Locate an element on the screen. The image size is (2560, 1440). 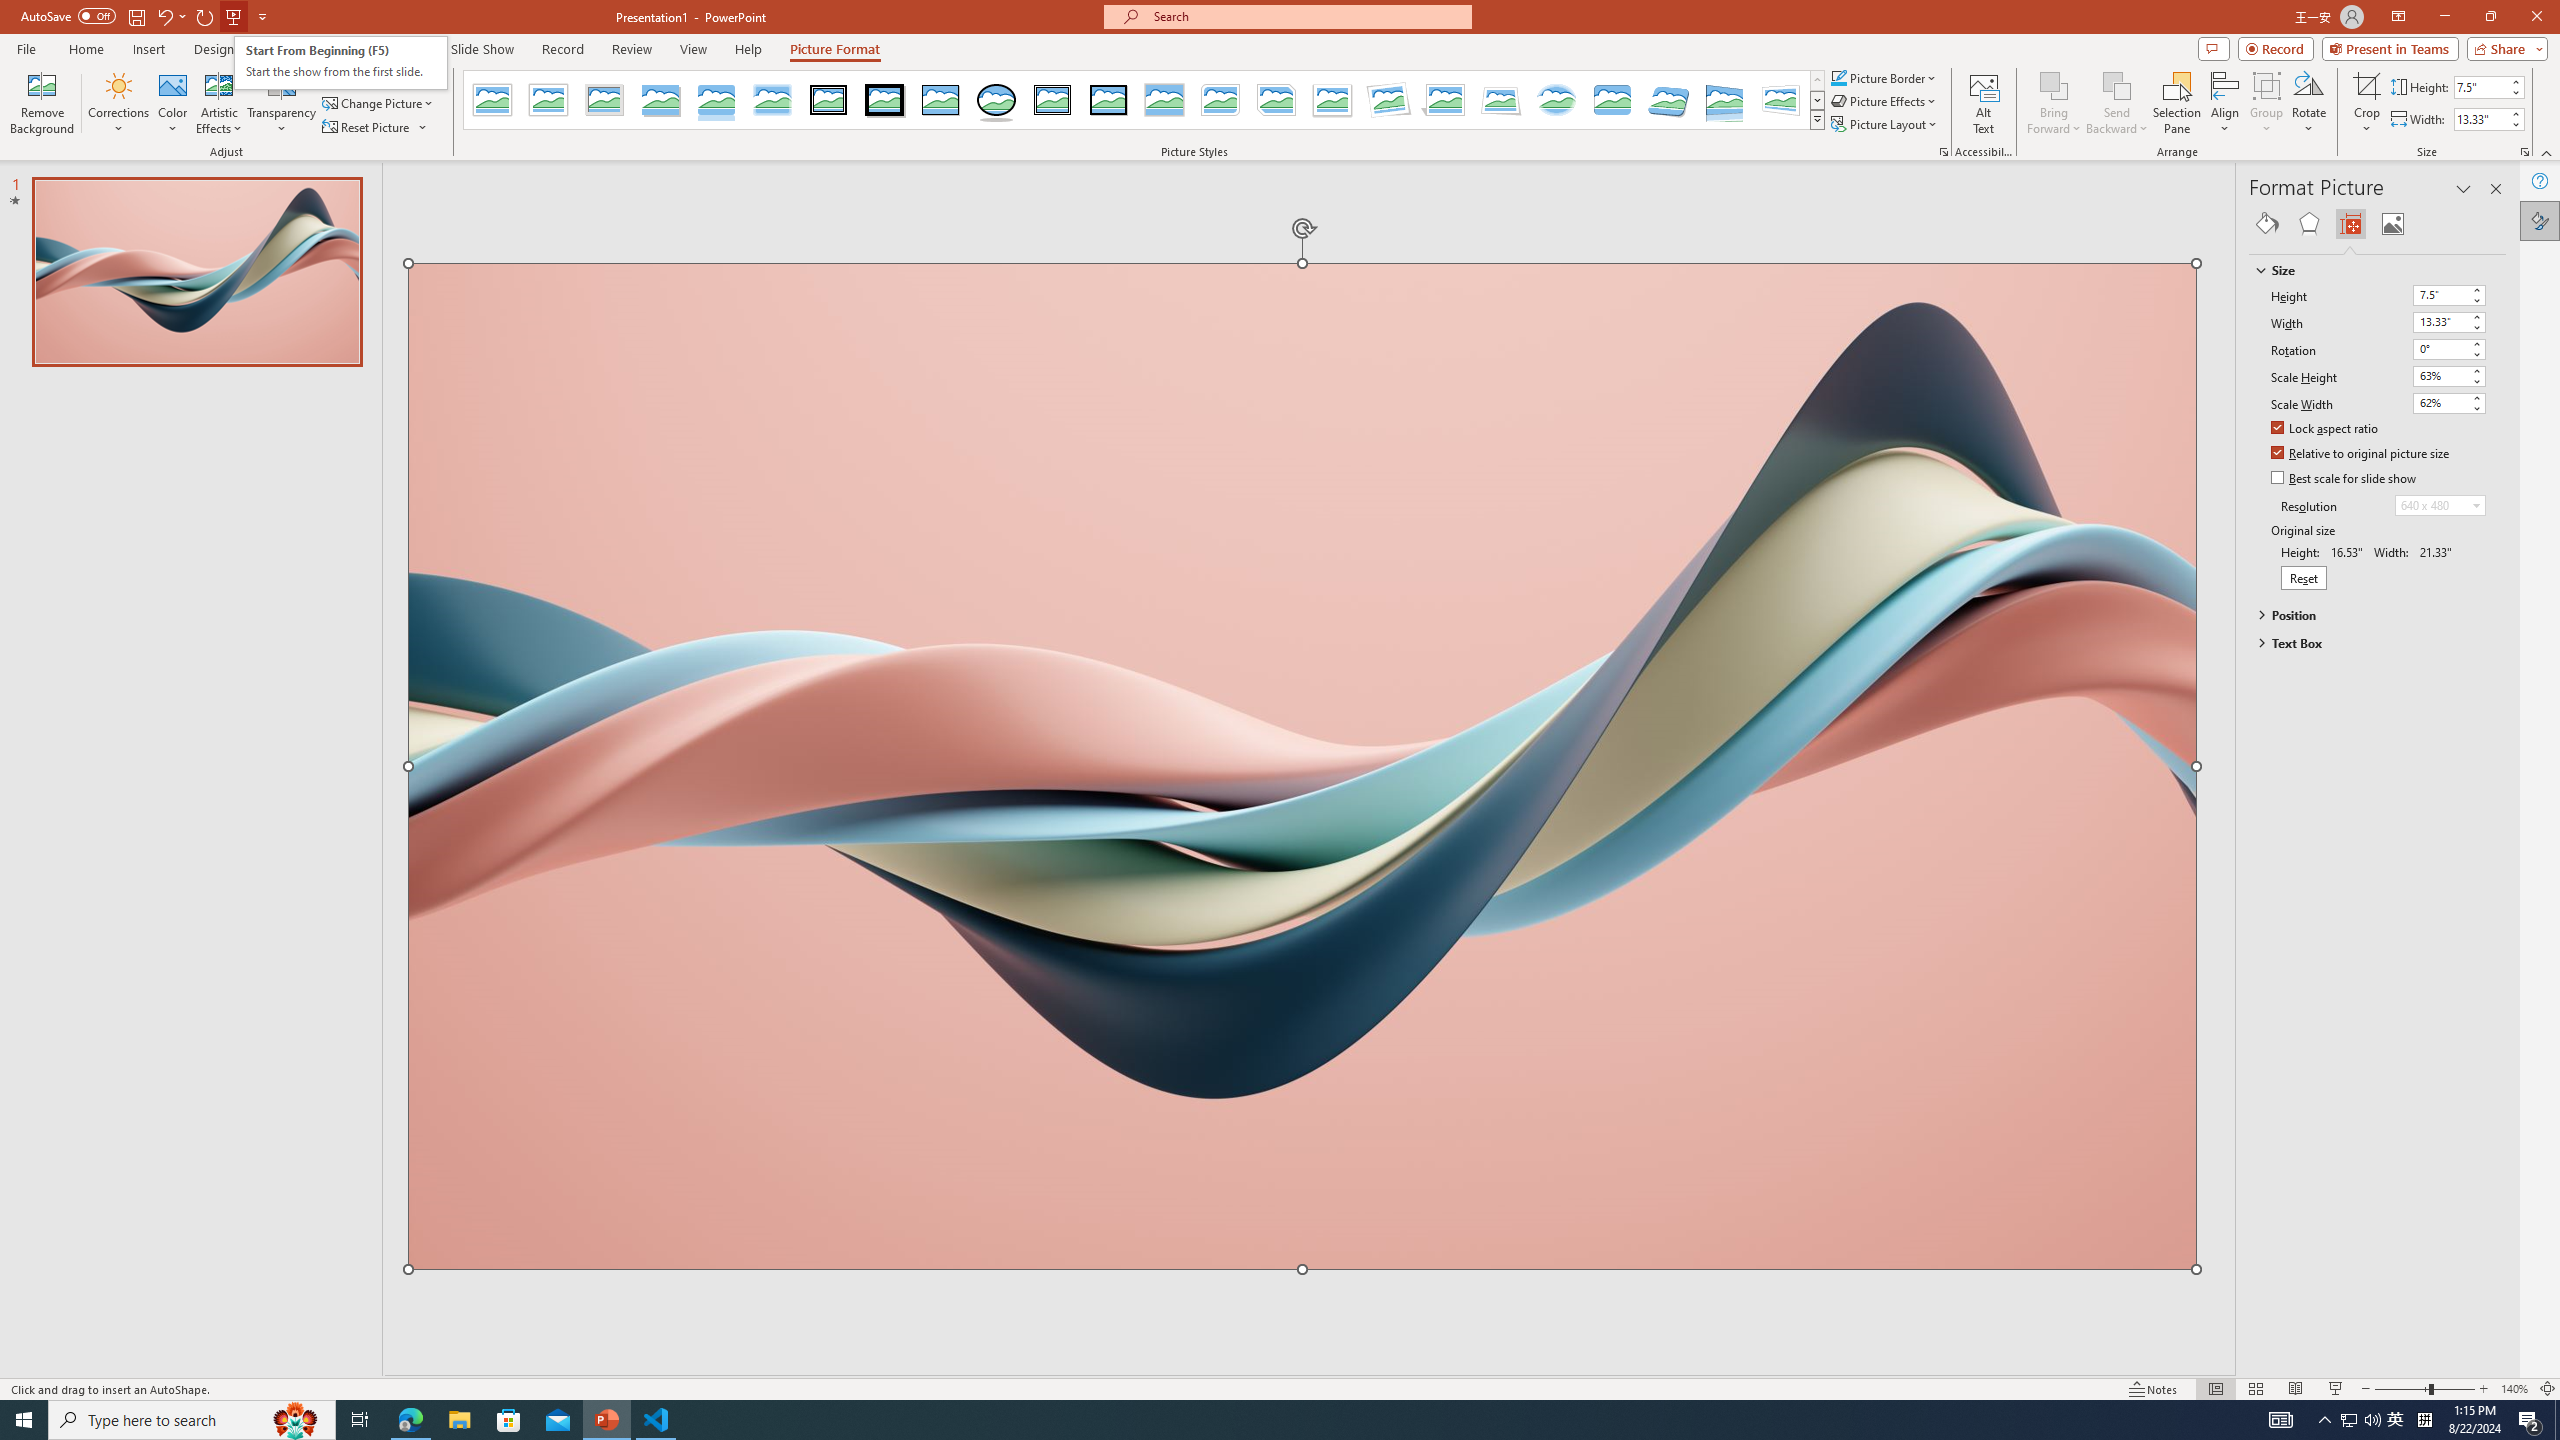
'Beveled Matte, White' is located at coordinates (549, 99).